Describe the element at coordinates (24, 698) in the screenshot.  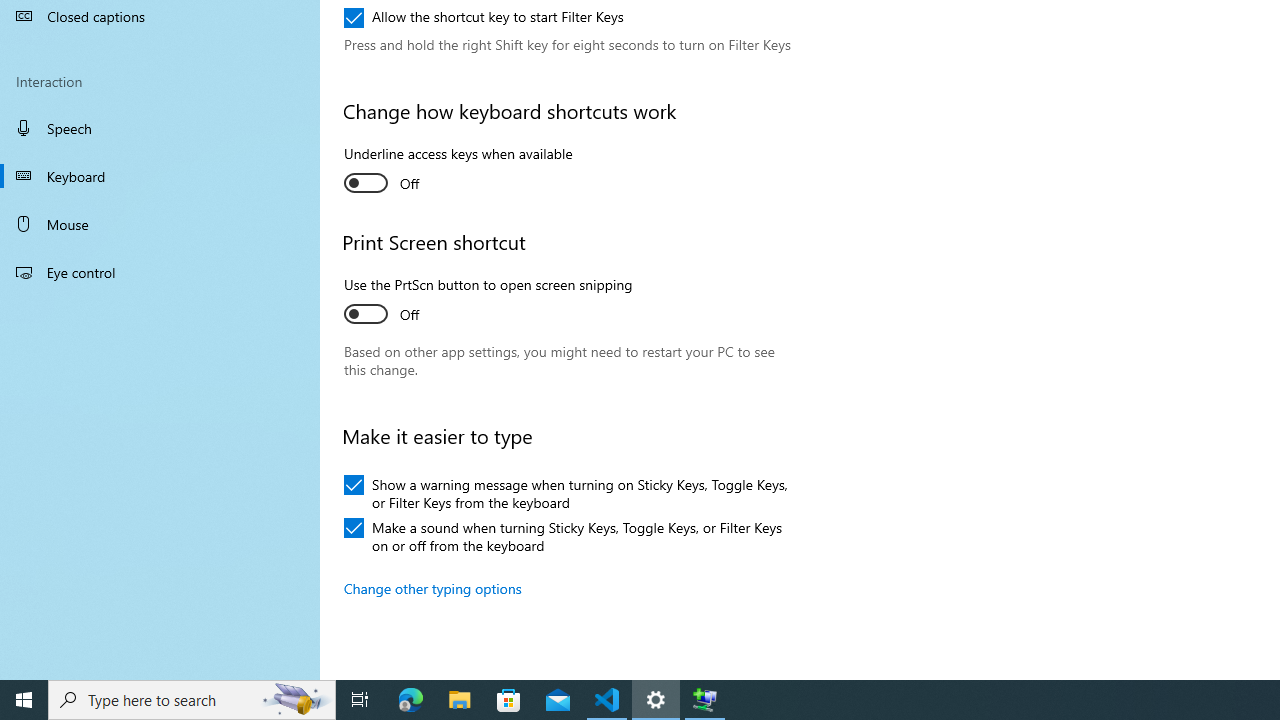
I see `'Start'` at that location.